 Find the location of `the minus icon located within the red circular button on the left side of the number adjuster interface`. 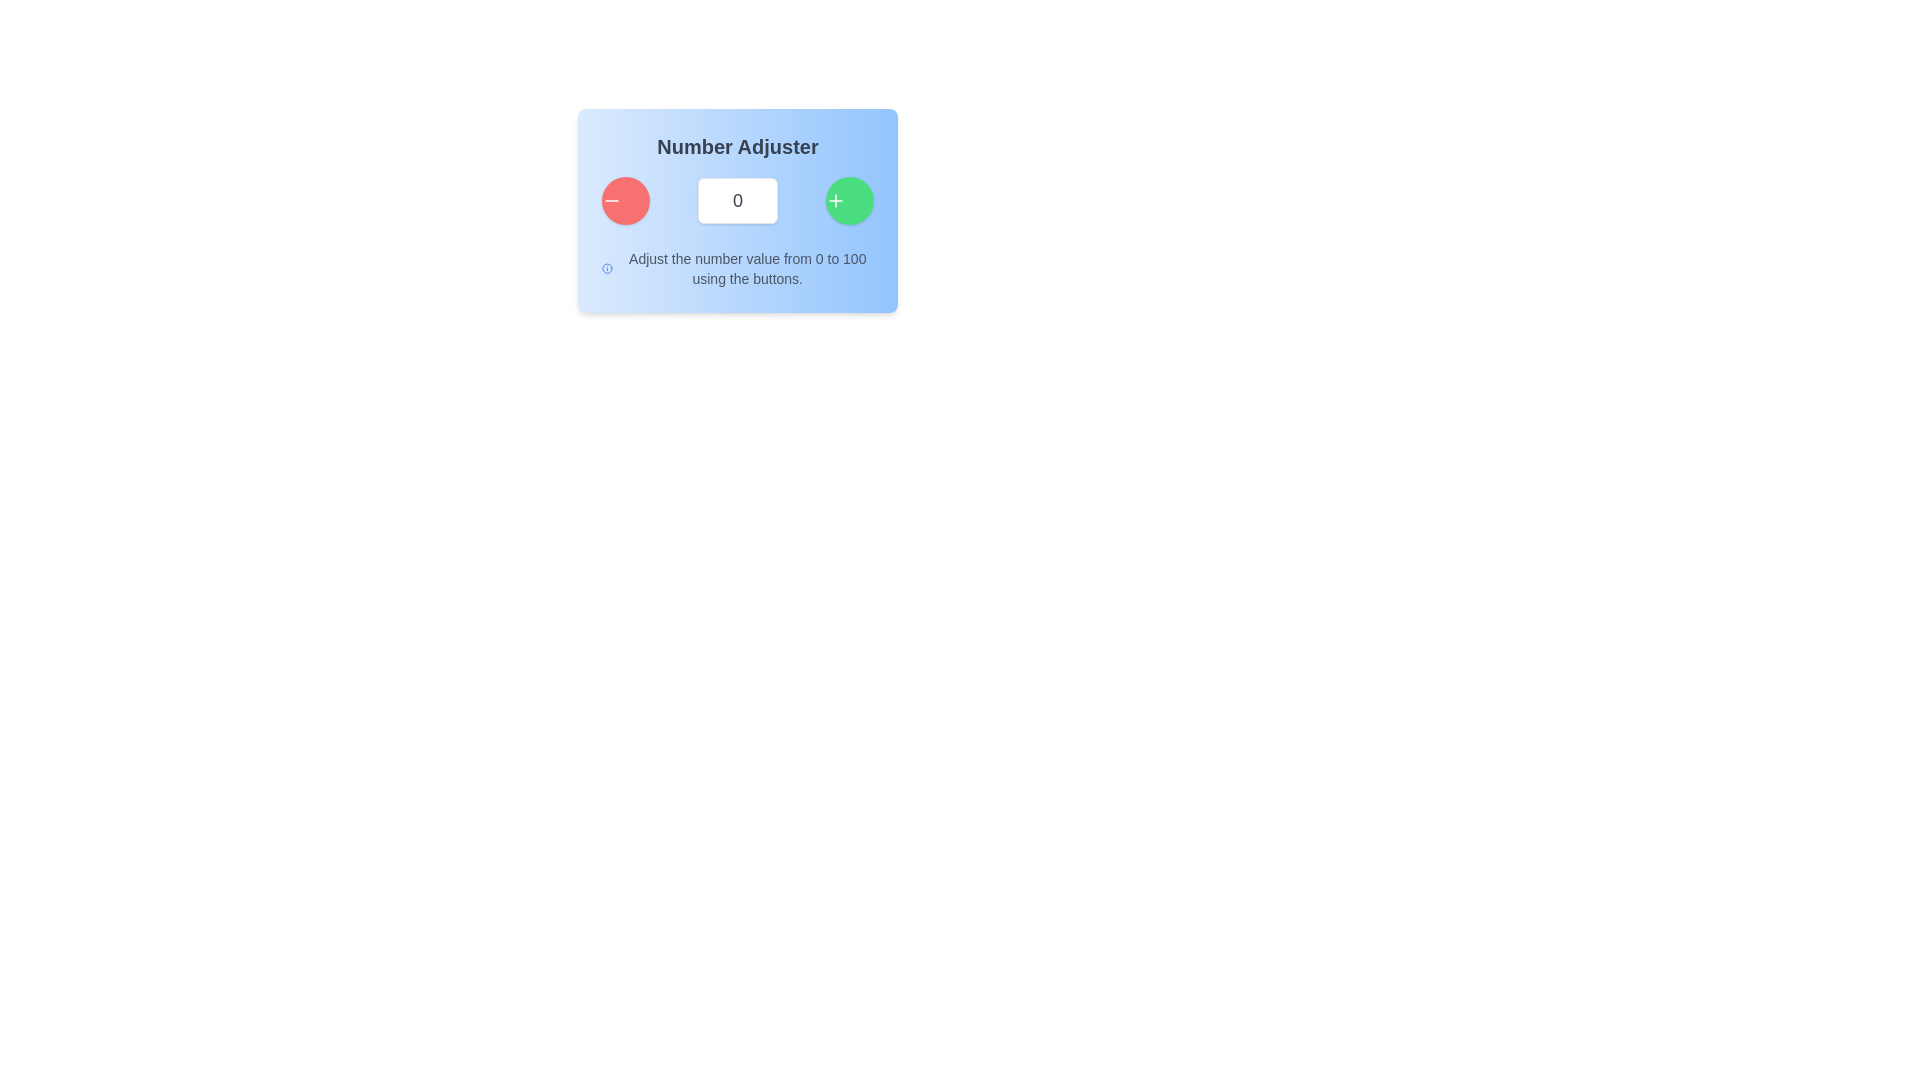

the minus icon located within the red circular button on the left side of the number adjuster interface is located at coordinates (610, 200).